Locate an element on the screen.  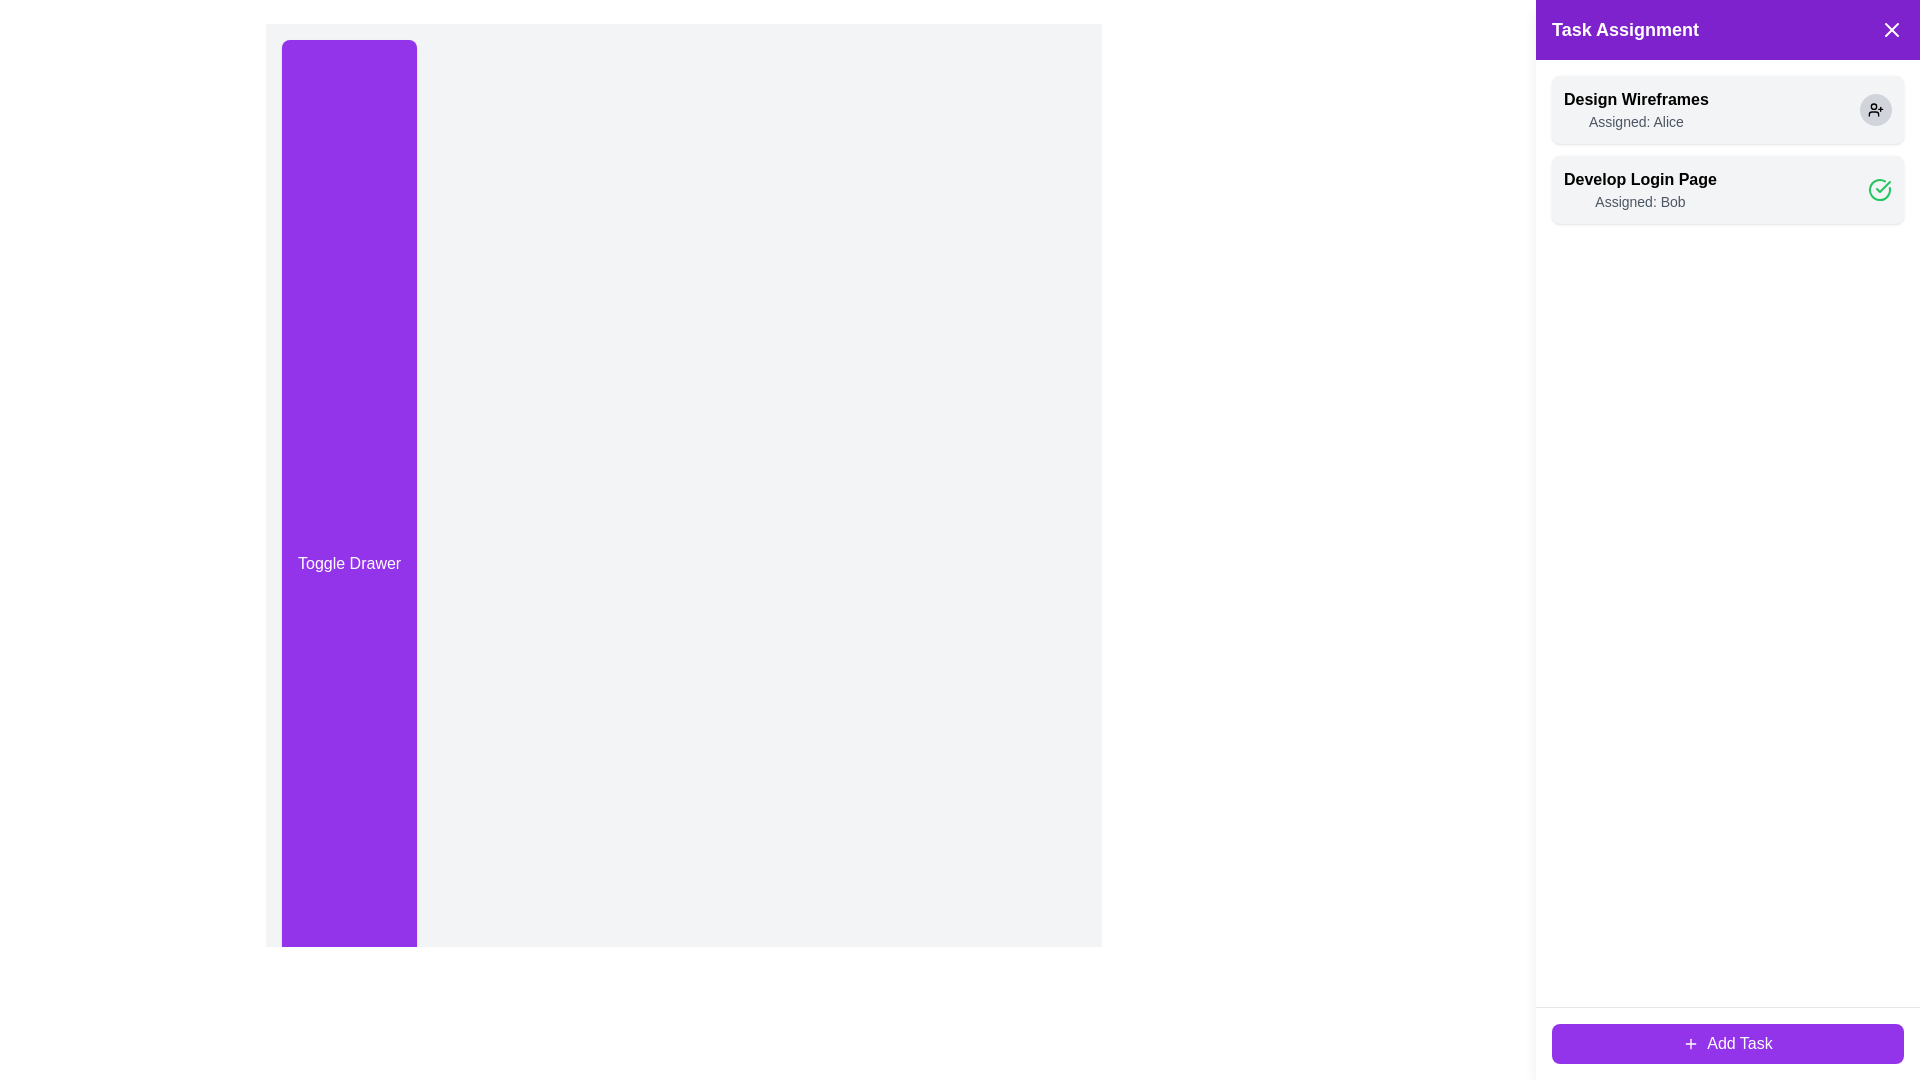
the bold text label displaying 'Design Wireframes' at the top of the task list interface within the 'Task Assignment' panel is located at coordinates (1636, 100).